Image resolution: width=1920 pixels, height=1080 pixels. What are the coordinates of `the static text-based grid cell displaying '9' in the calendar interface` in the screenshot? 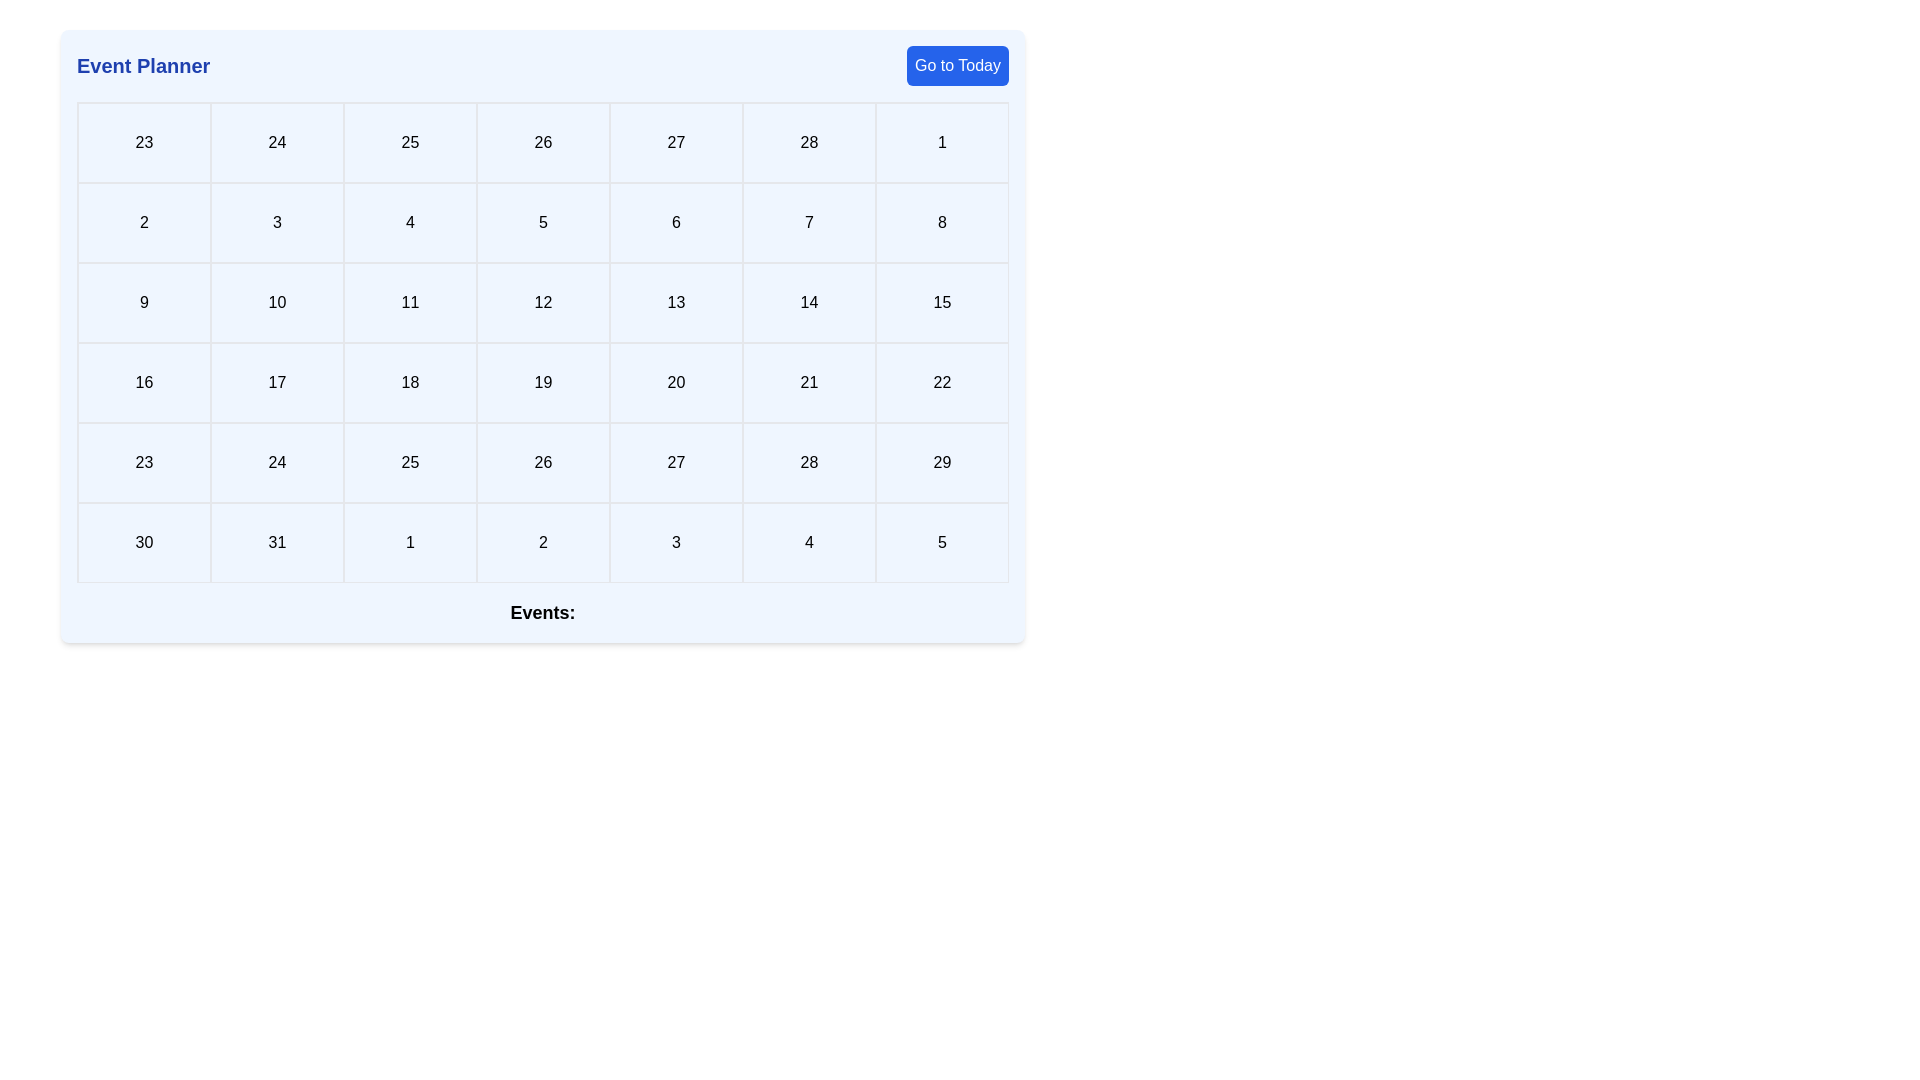 It's located at (143, 303).